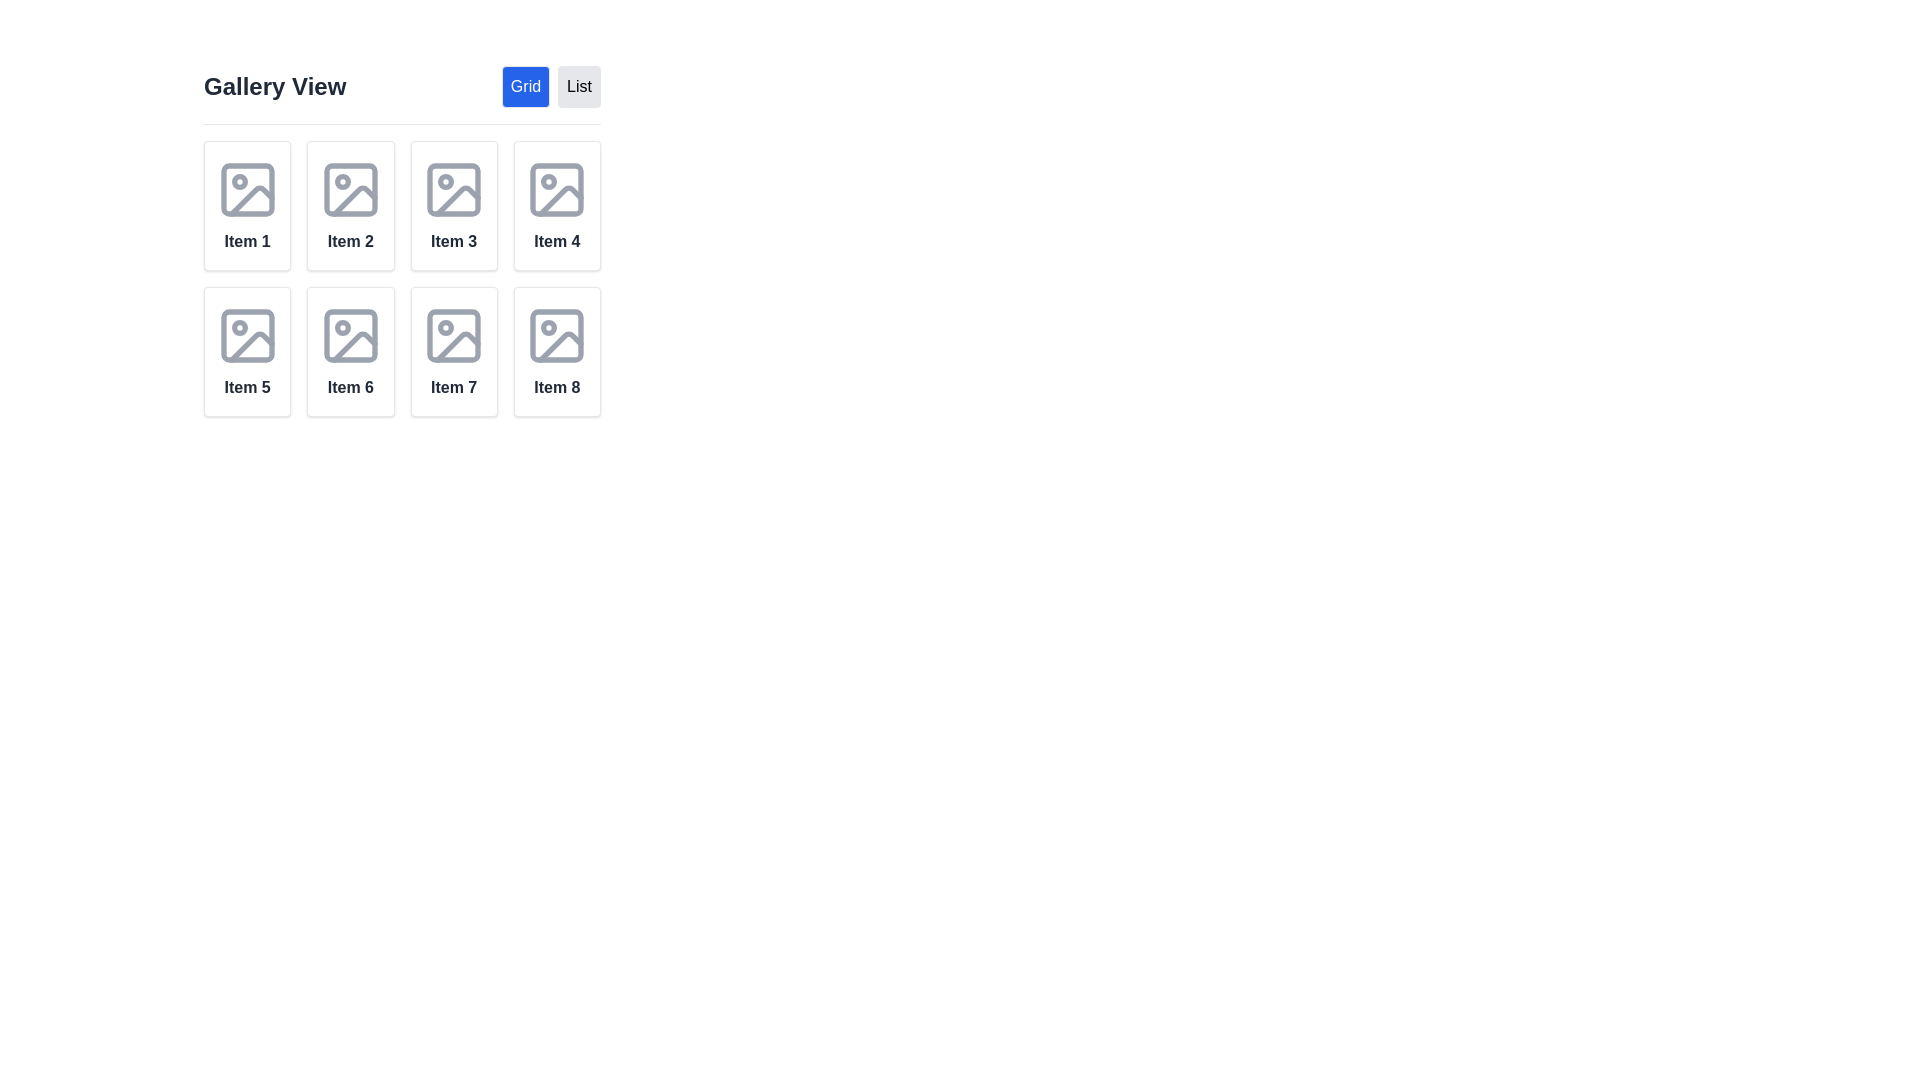 Image resolution: width=1920 pixels, height=1080 pixels. What do you see at coordinates (246, 334) in the screenshot?
I see `the icon that represents an image or a placeholder for image content, located in the middle of the icon area above the text 'Item 5'` at bounding box center [246, 334].